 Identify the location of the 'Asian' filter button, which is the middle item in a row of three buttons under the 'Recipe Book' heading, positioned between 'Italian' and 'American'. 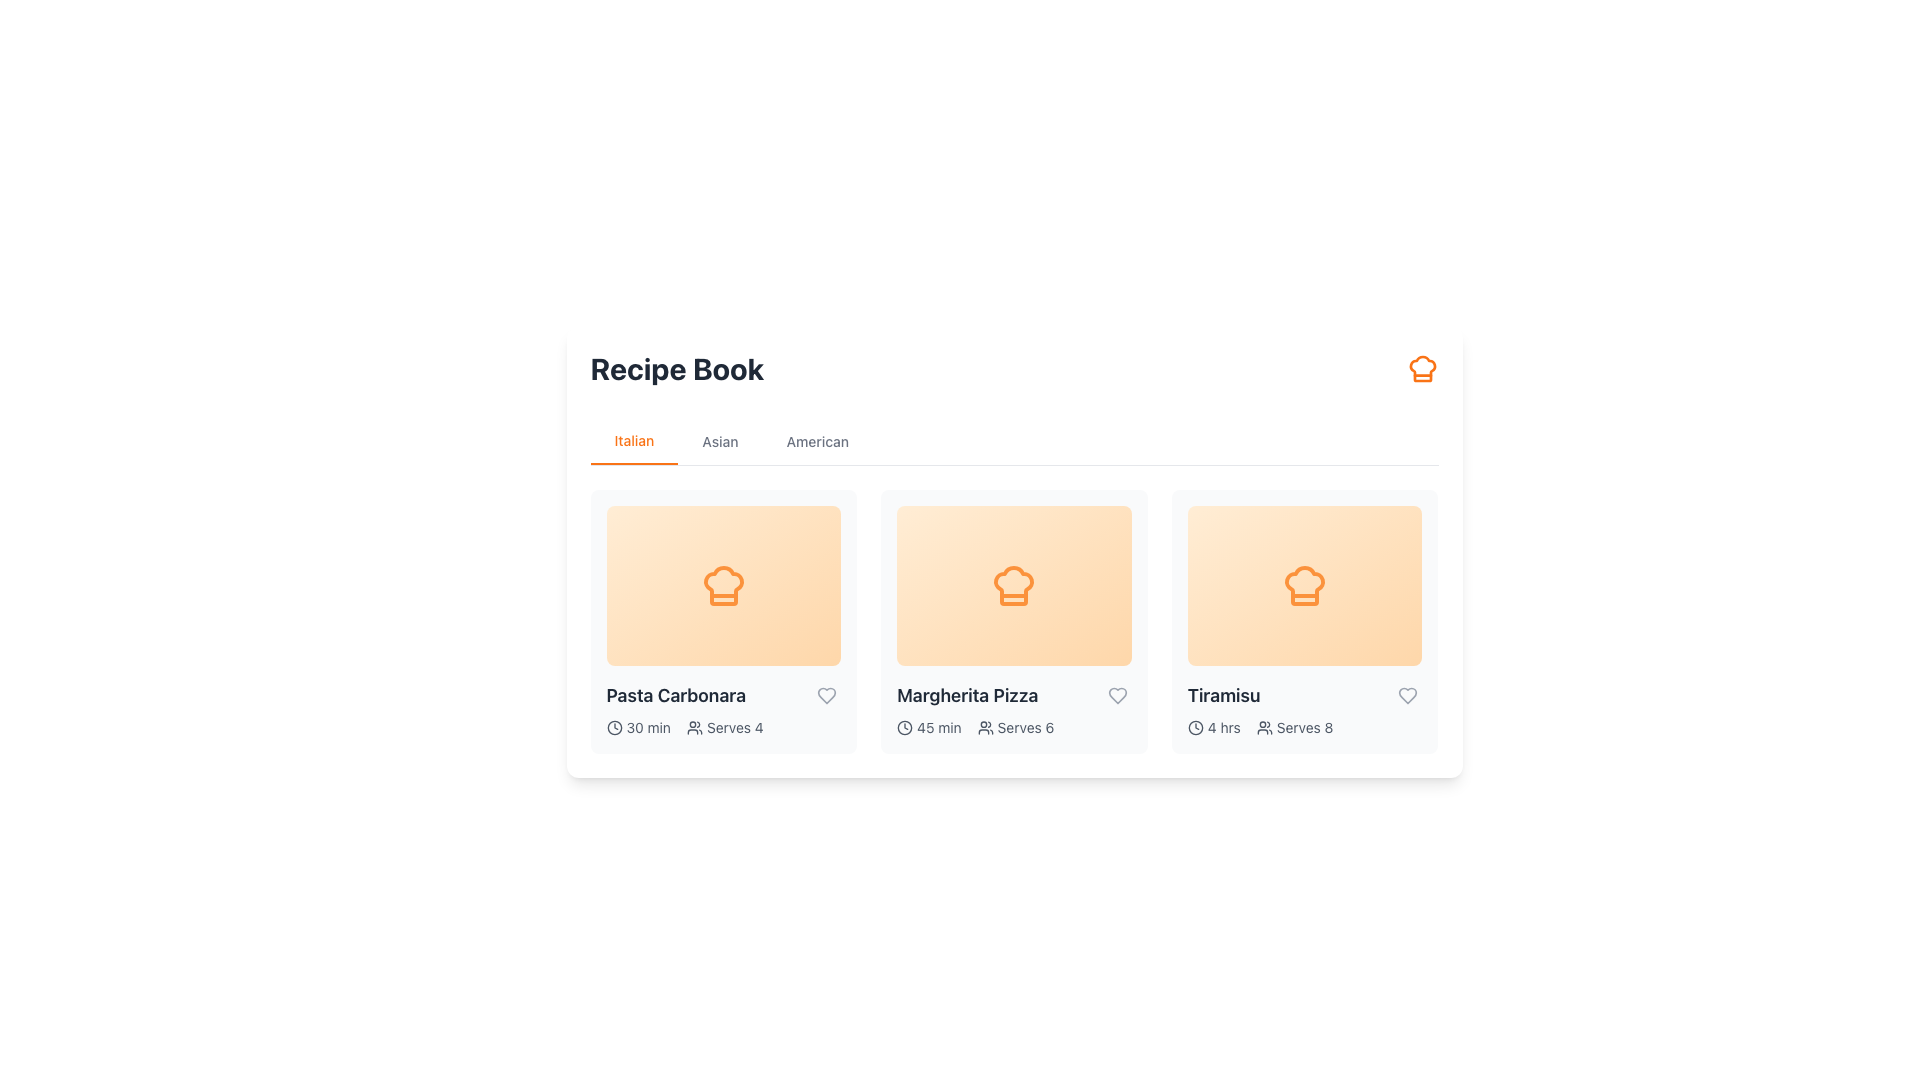
(720, 441).